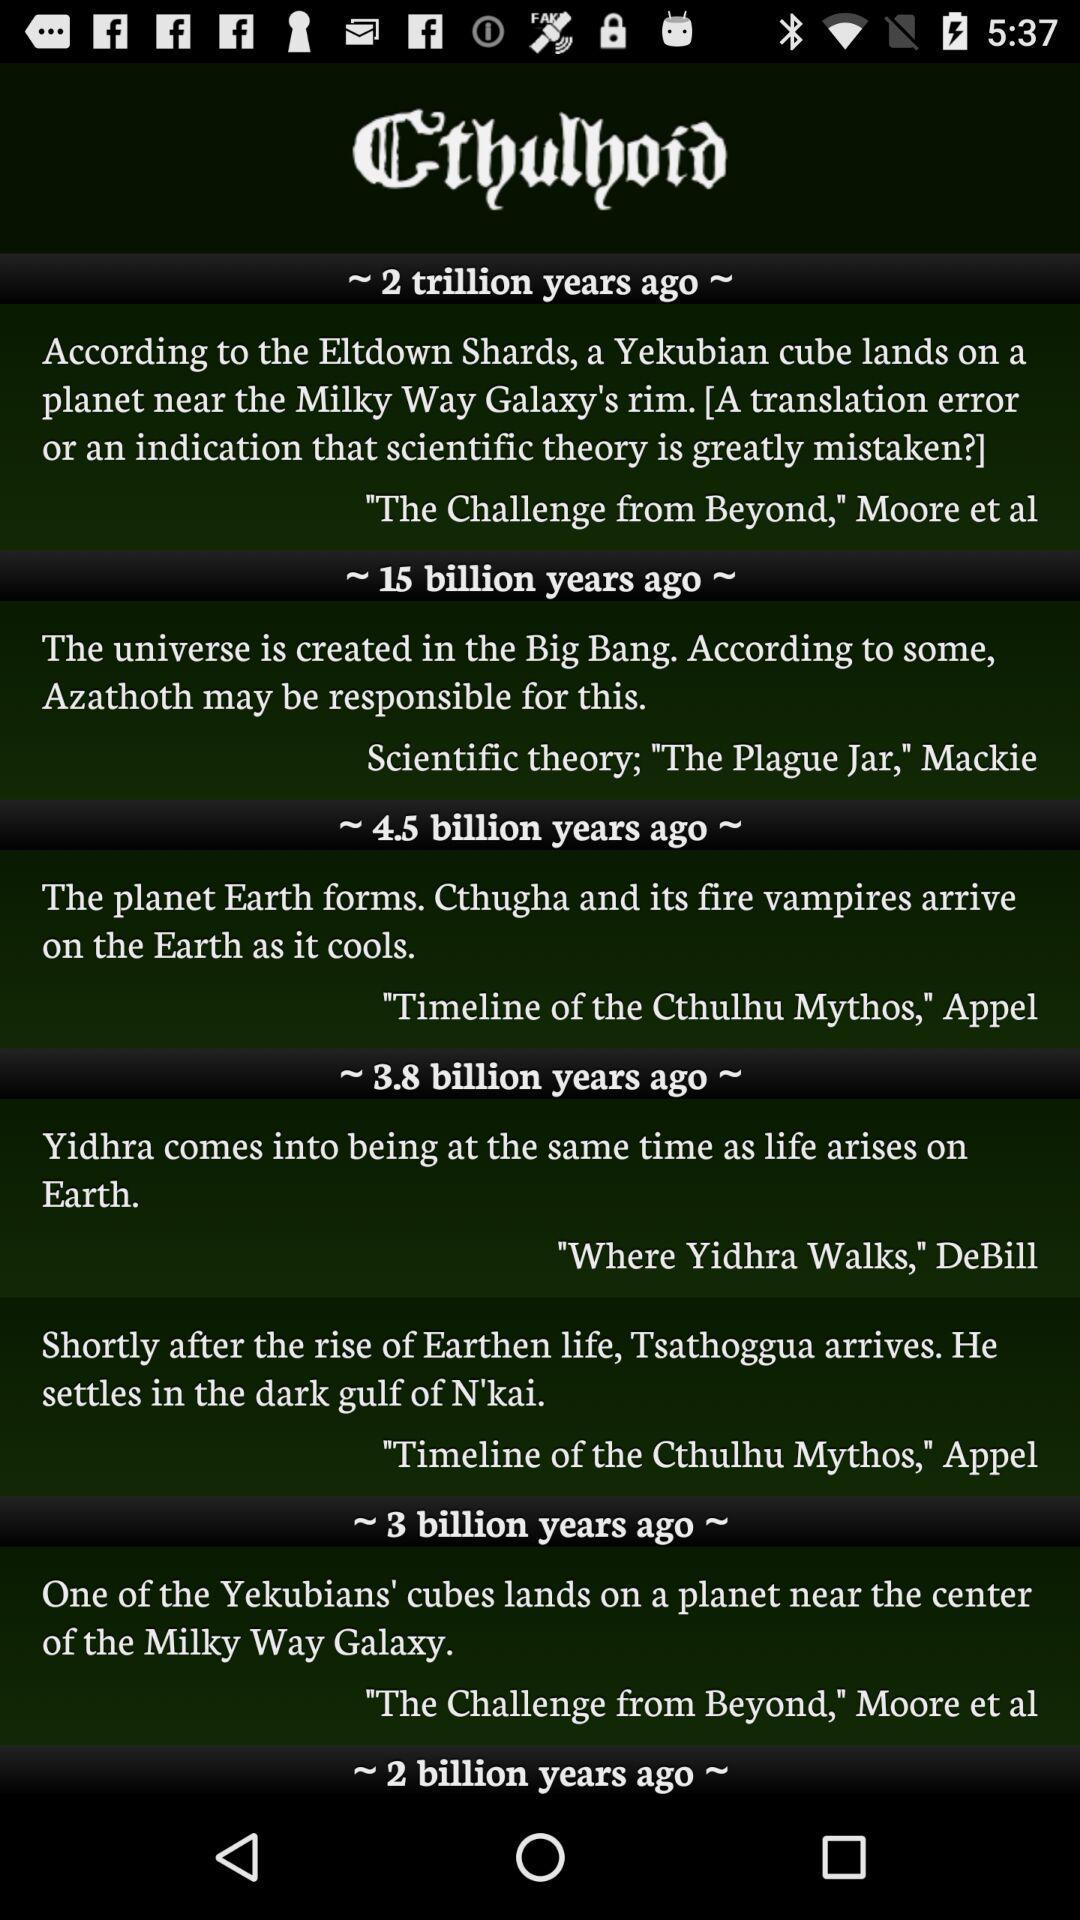 The image size is (1080, 1920). What do you see at coordinates (540, 825) in the screenshot?
I see `item below the scientific theory the item` at bounding box center [540, 825].